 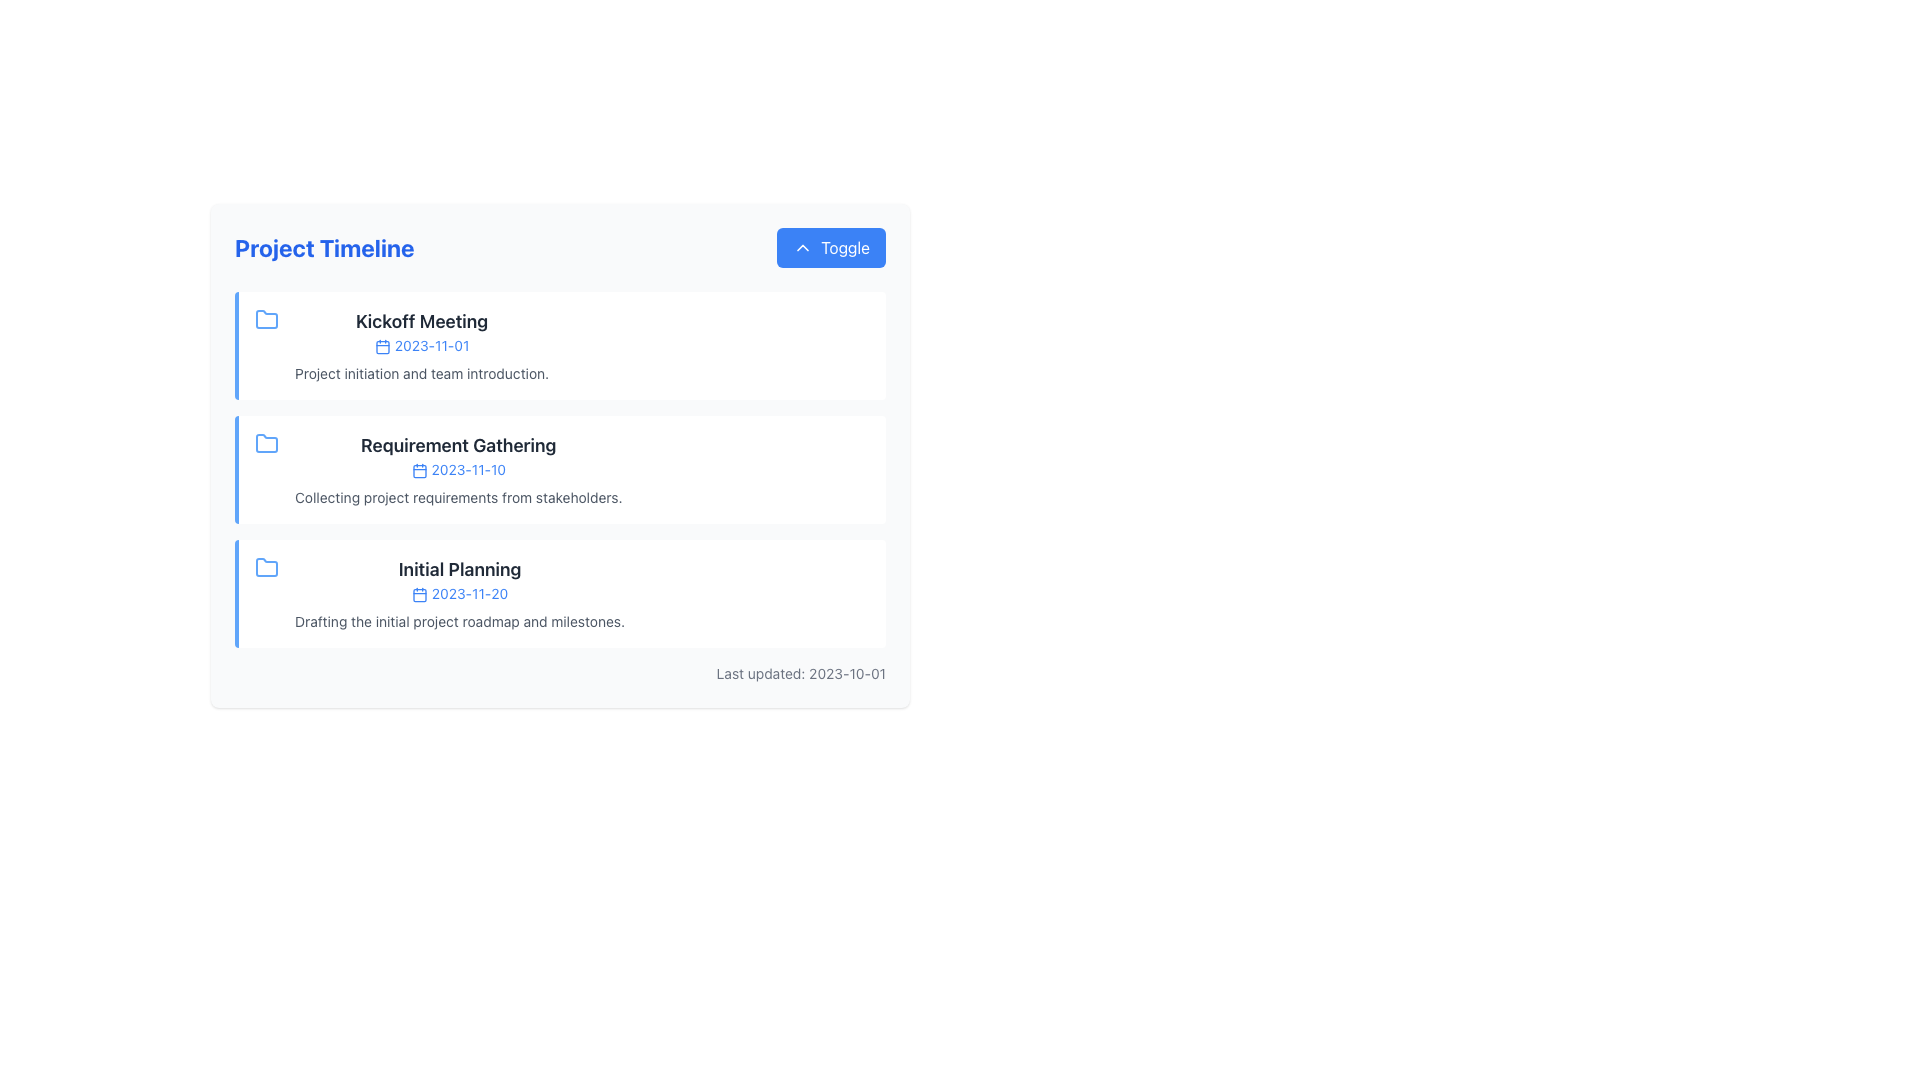 What do you see at coordinates (418, 471) in the screenshot?
I see `the decorative rectangle within the SVG calendar icon that is part of the 'Requirement Gathering' item in the 'Project Timeline' section` at bounding box center [418, 471].